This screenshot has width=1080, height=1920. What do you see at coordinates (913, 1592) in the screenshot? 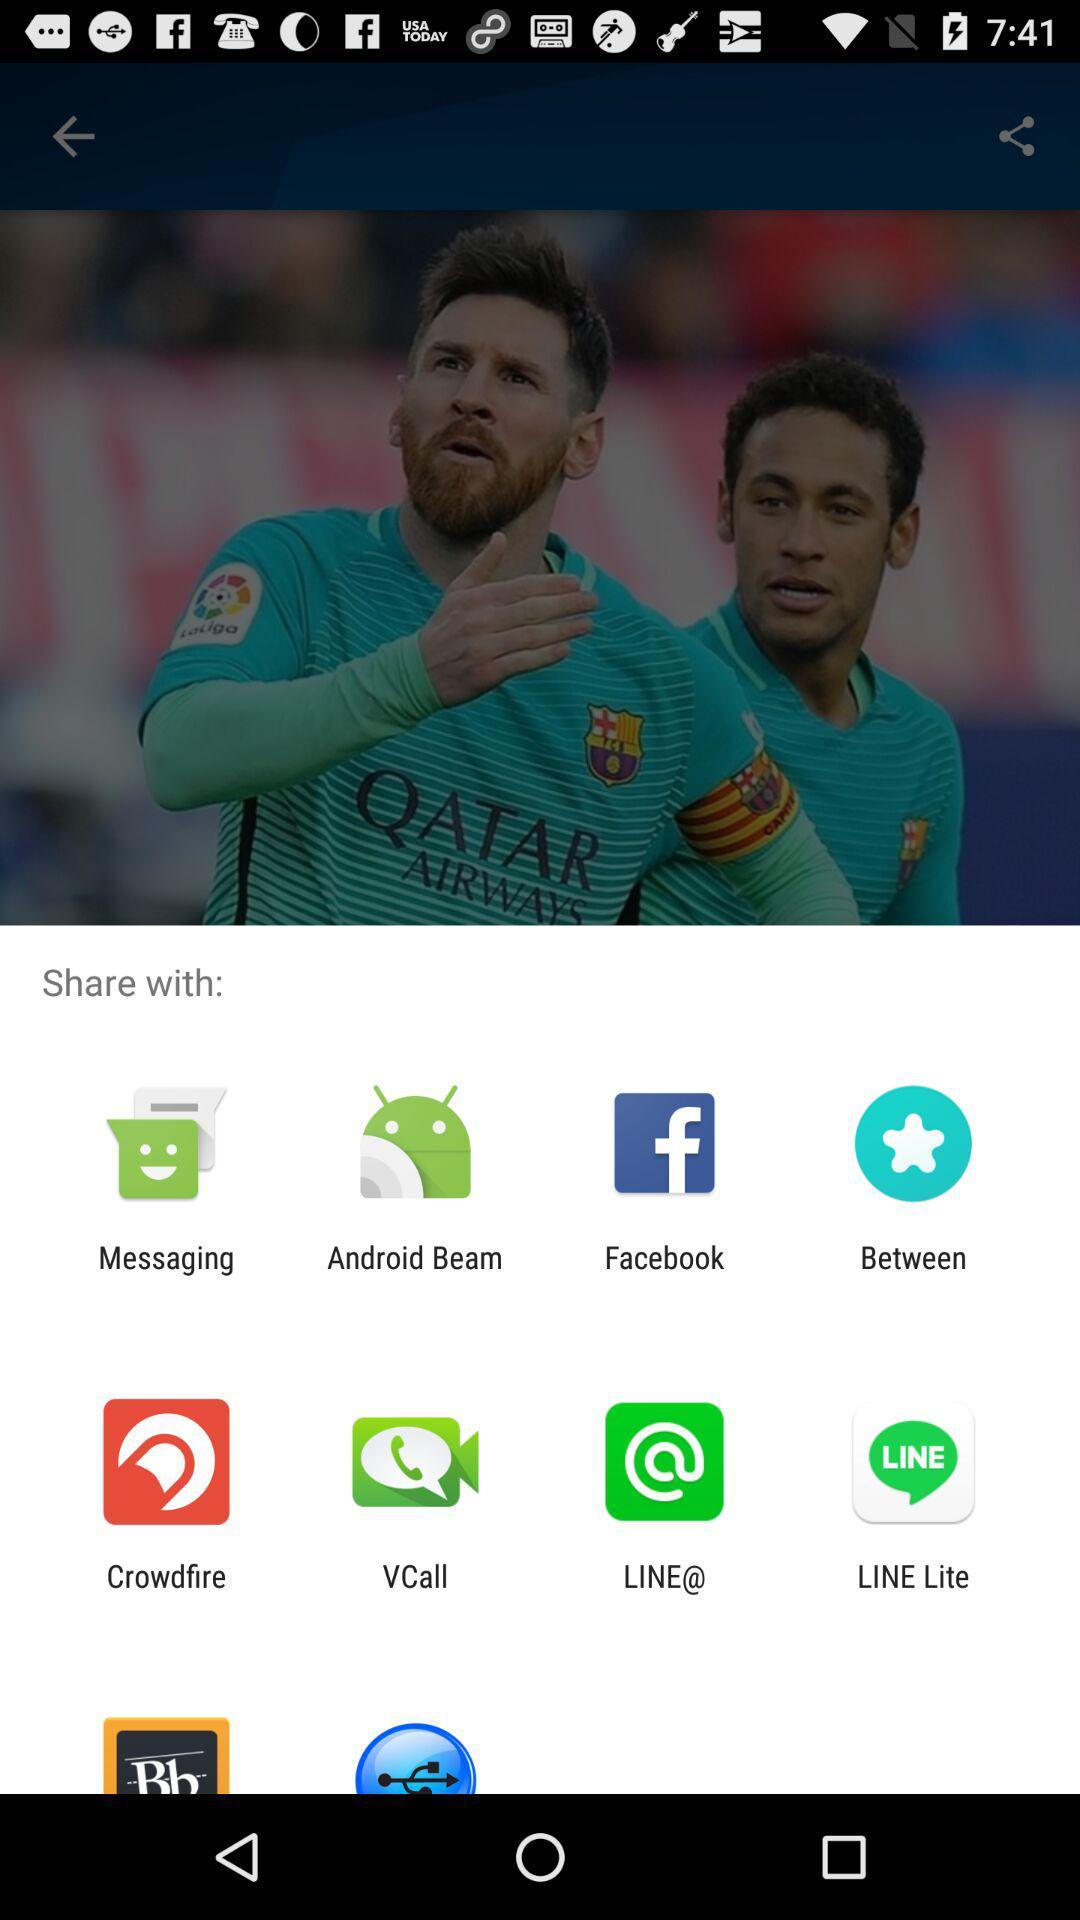
I see `the item next to the line@ icon` at bounding box center [913, 1592].